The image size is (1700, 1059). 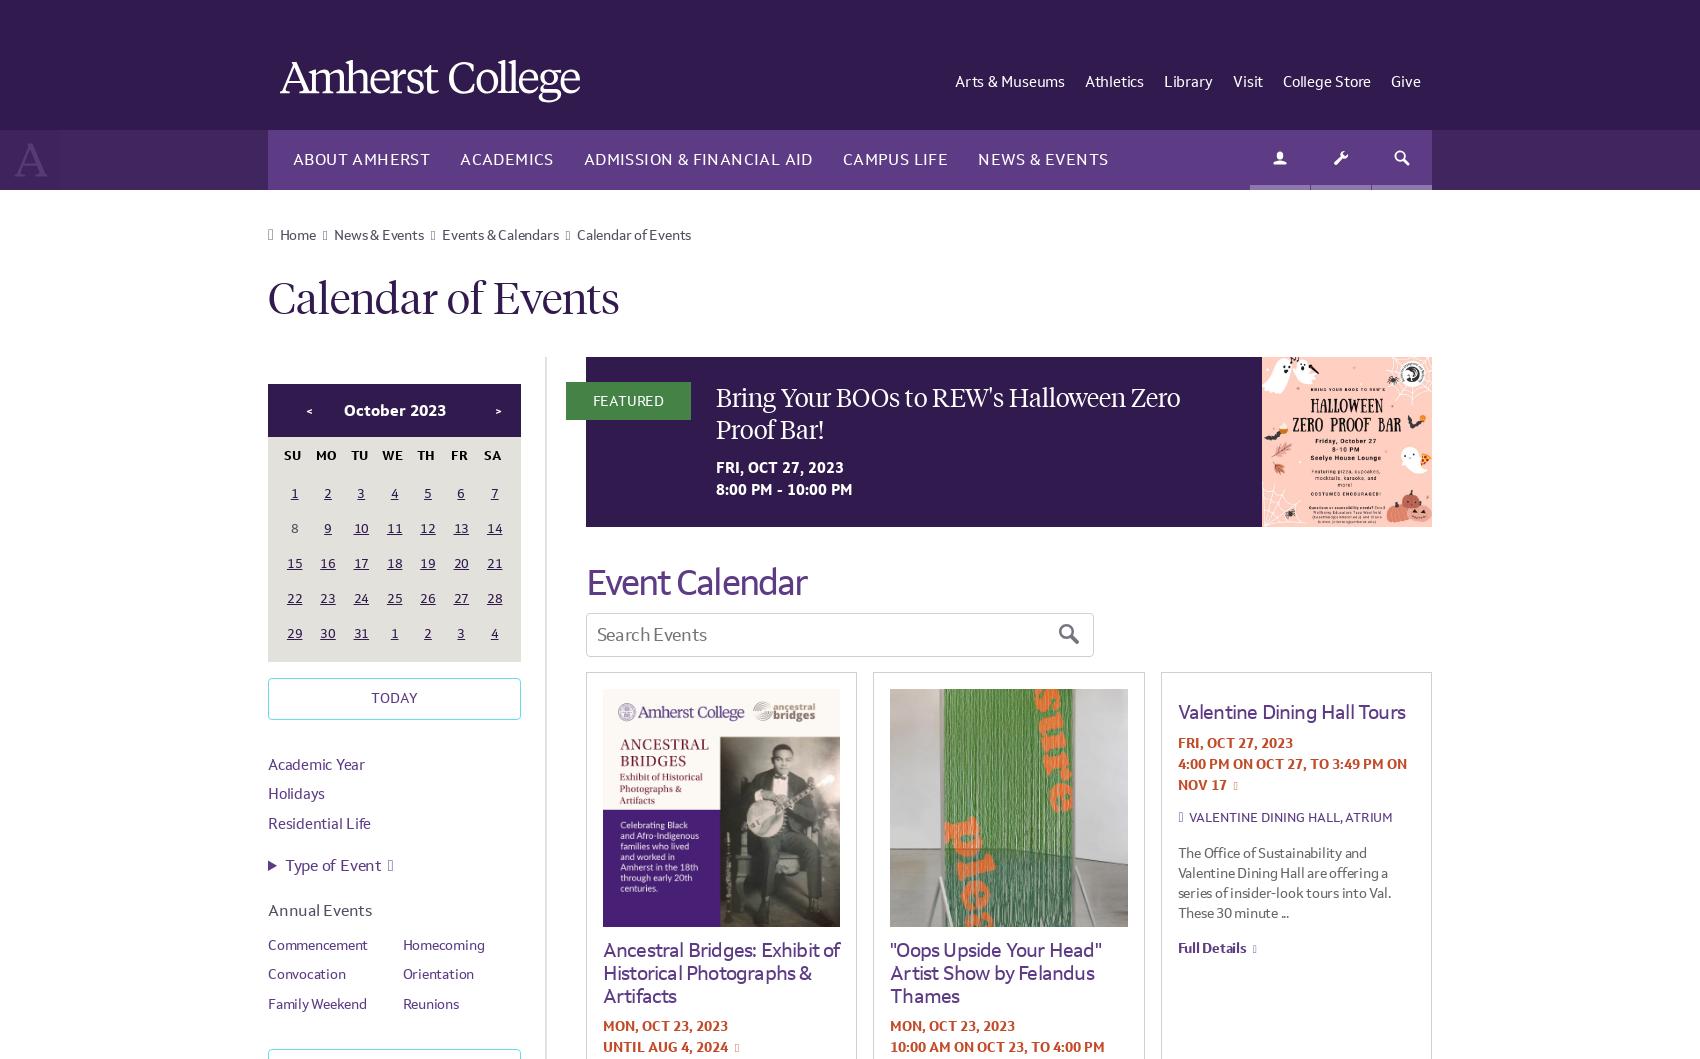 I want to click on '15', so click(x=293, y=561).